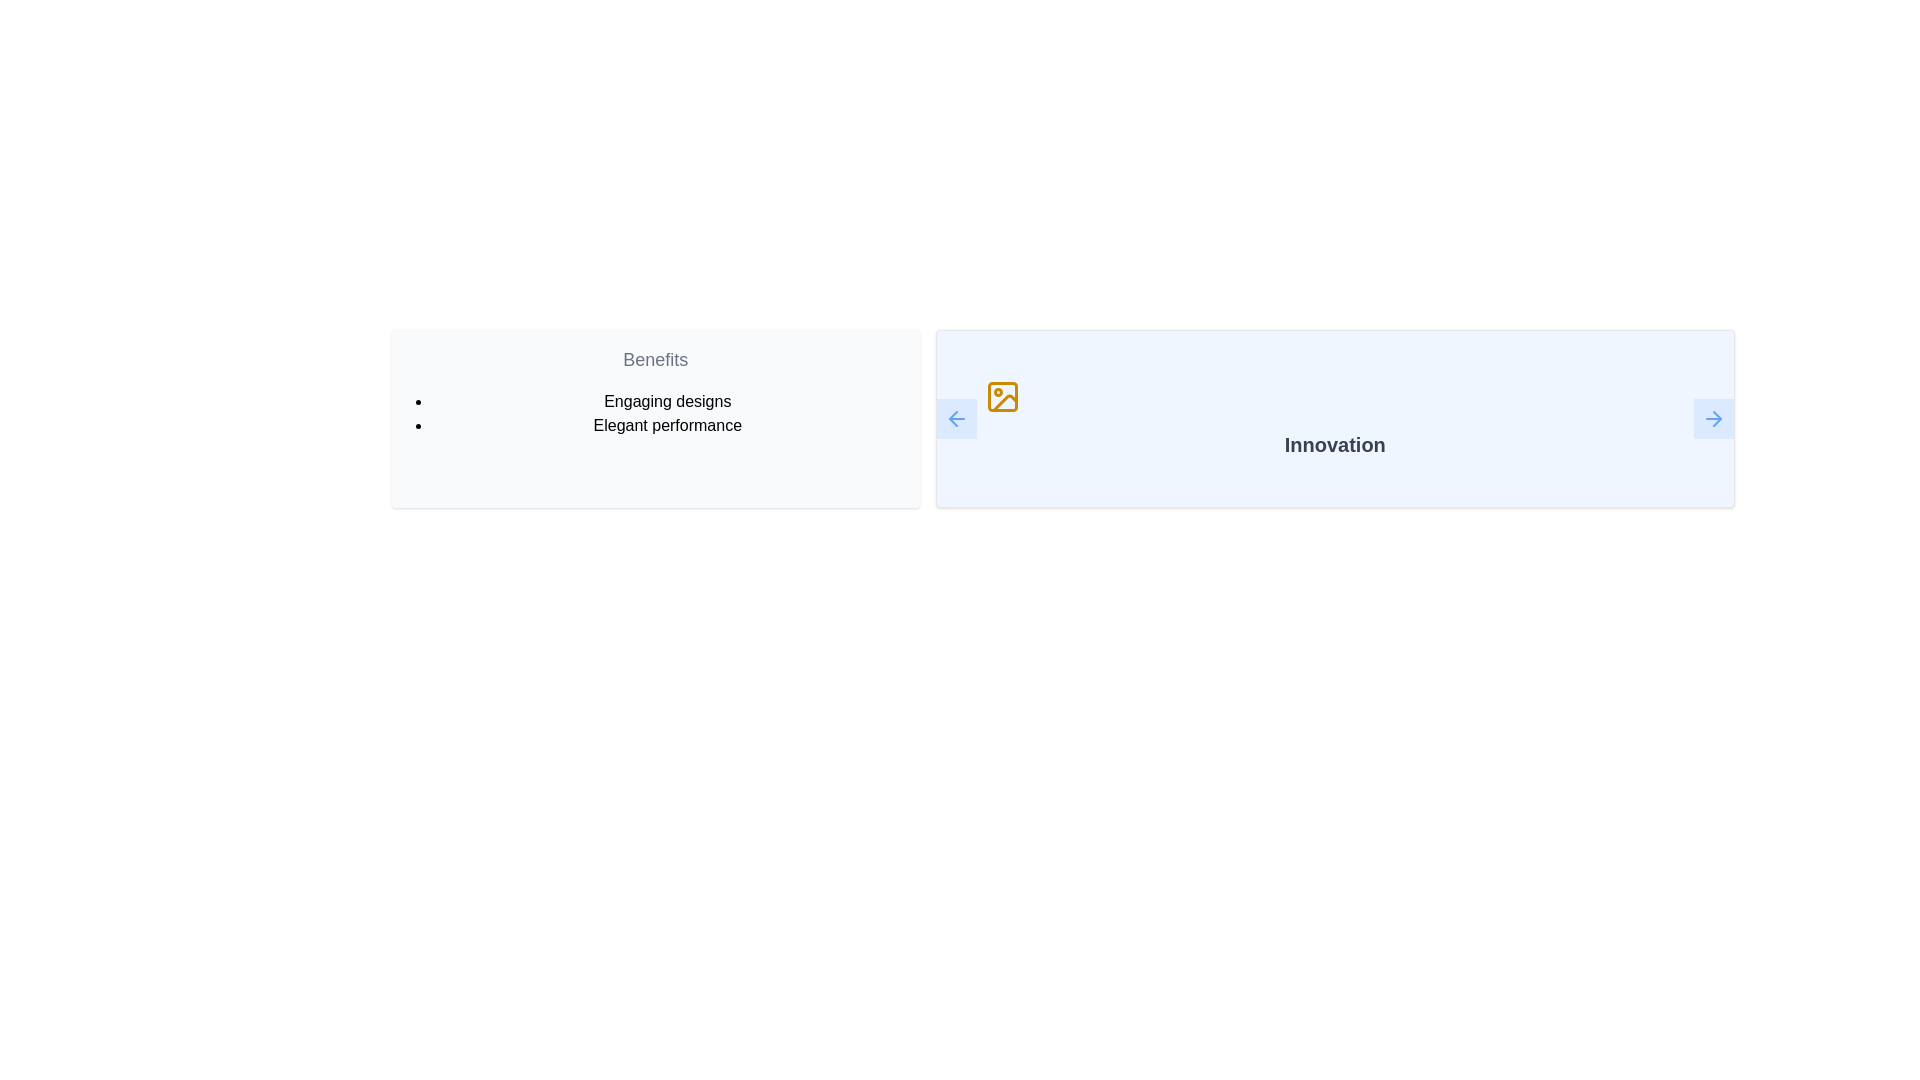 This screenshot has width=1920, height=1080. I want to click on the 'Innovation' section icon, which visually represents an image or illustration associated with the section, located centered above the text, so click(1002, 397).